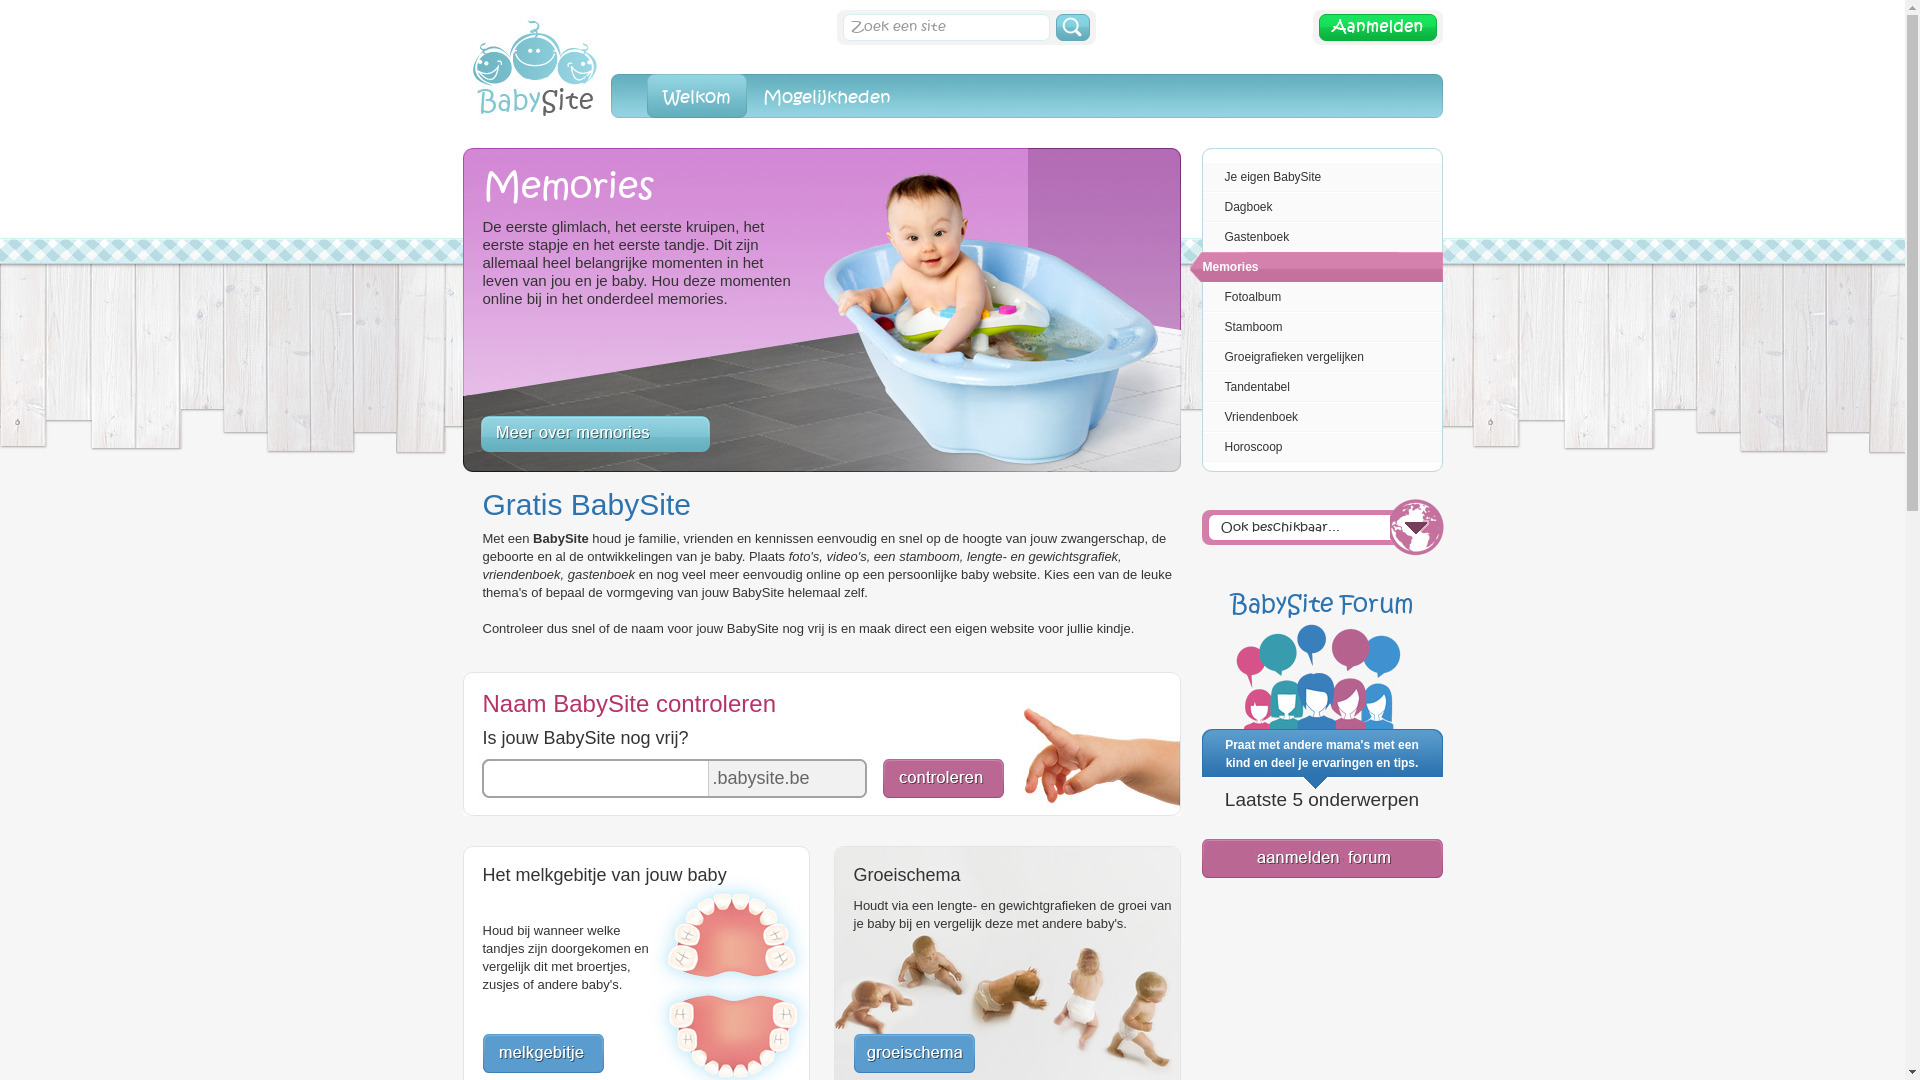 The height and width of the screenshot is (1080, 1920). What do you see at coordinates (1316, 386) in the screenshot?
I see `'Tandentabel'` at bounding box center [1316, 386].